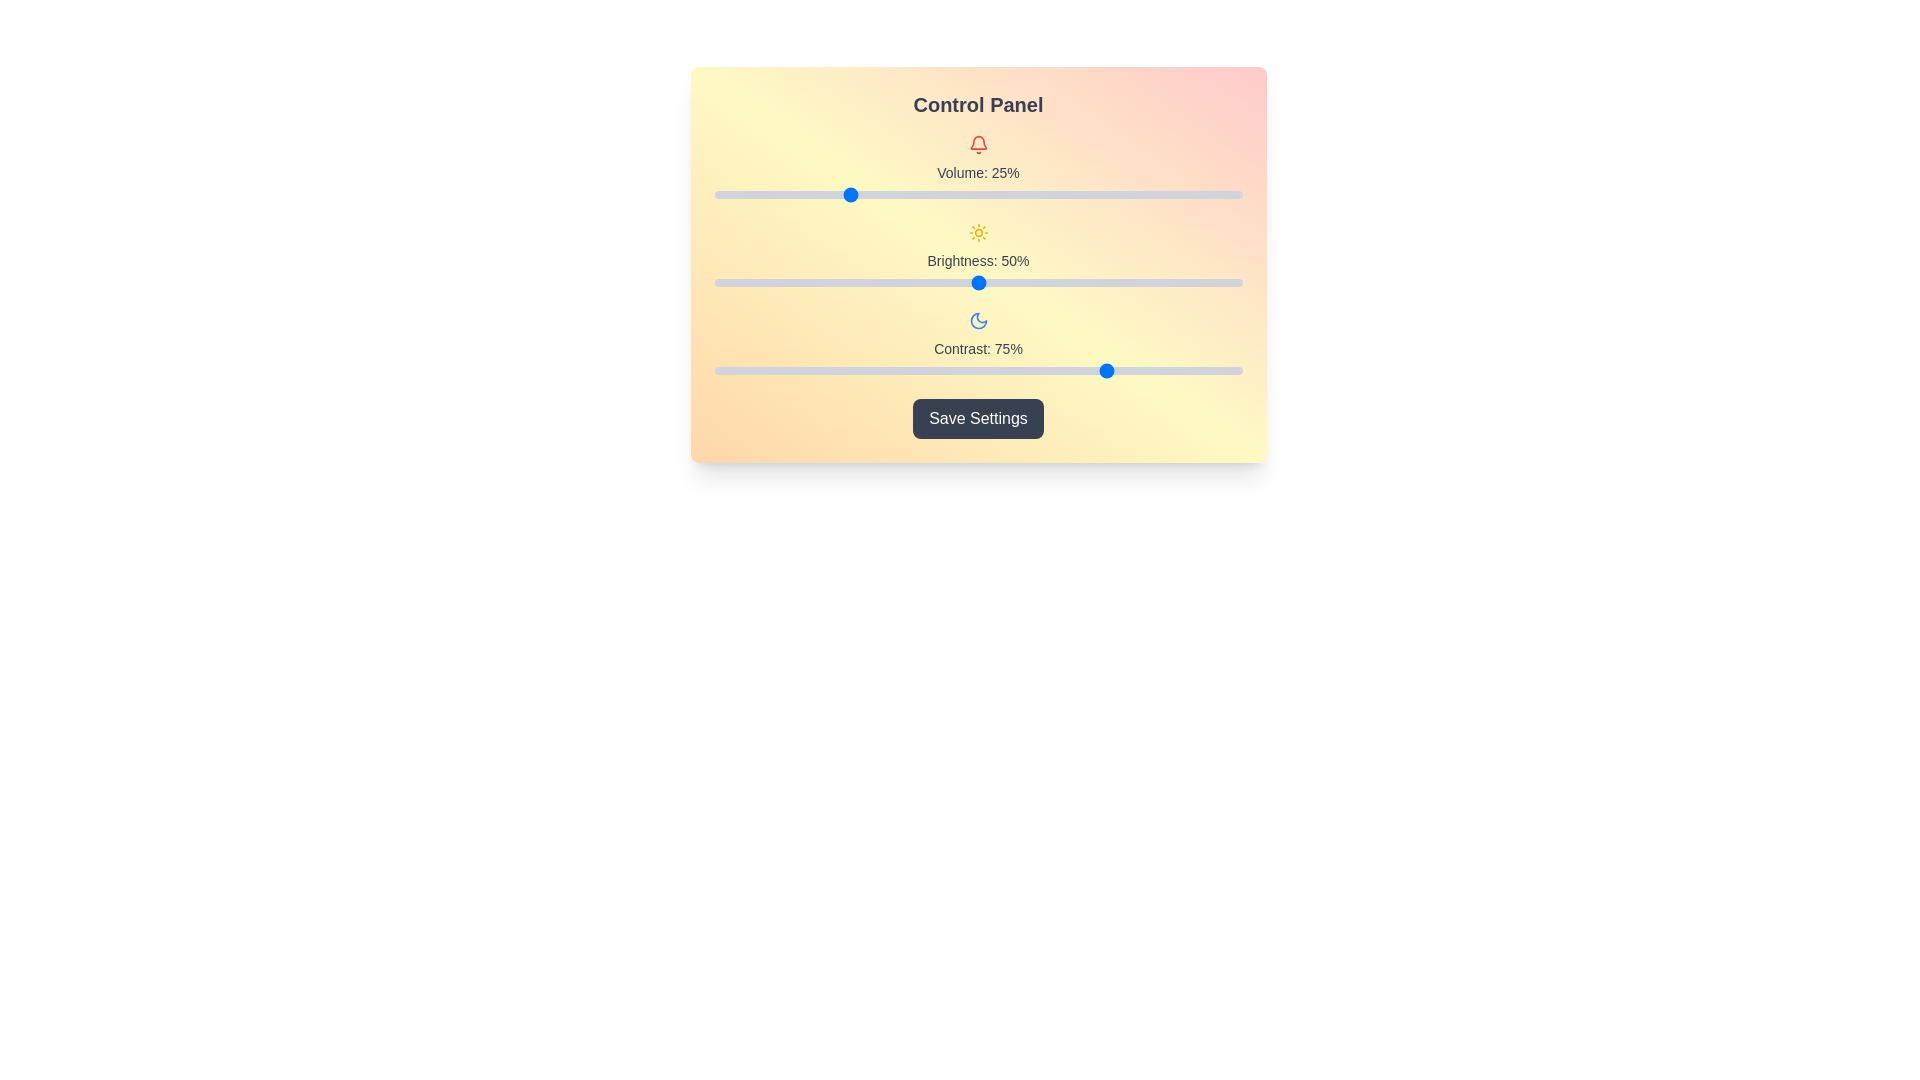  Describe the element at coordinates (1004, 370) in the screenshot. I see `contrast` at that location.